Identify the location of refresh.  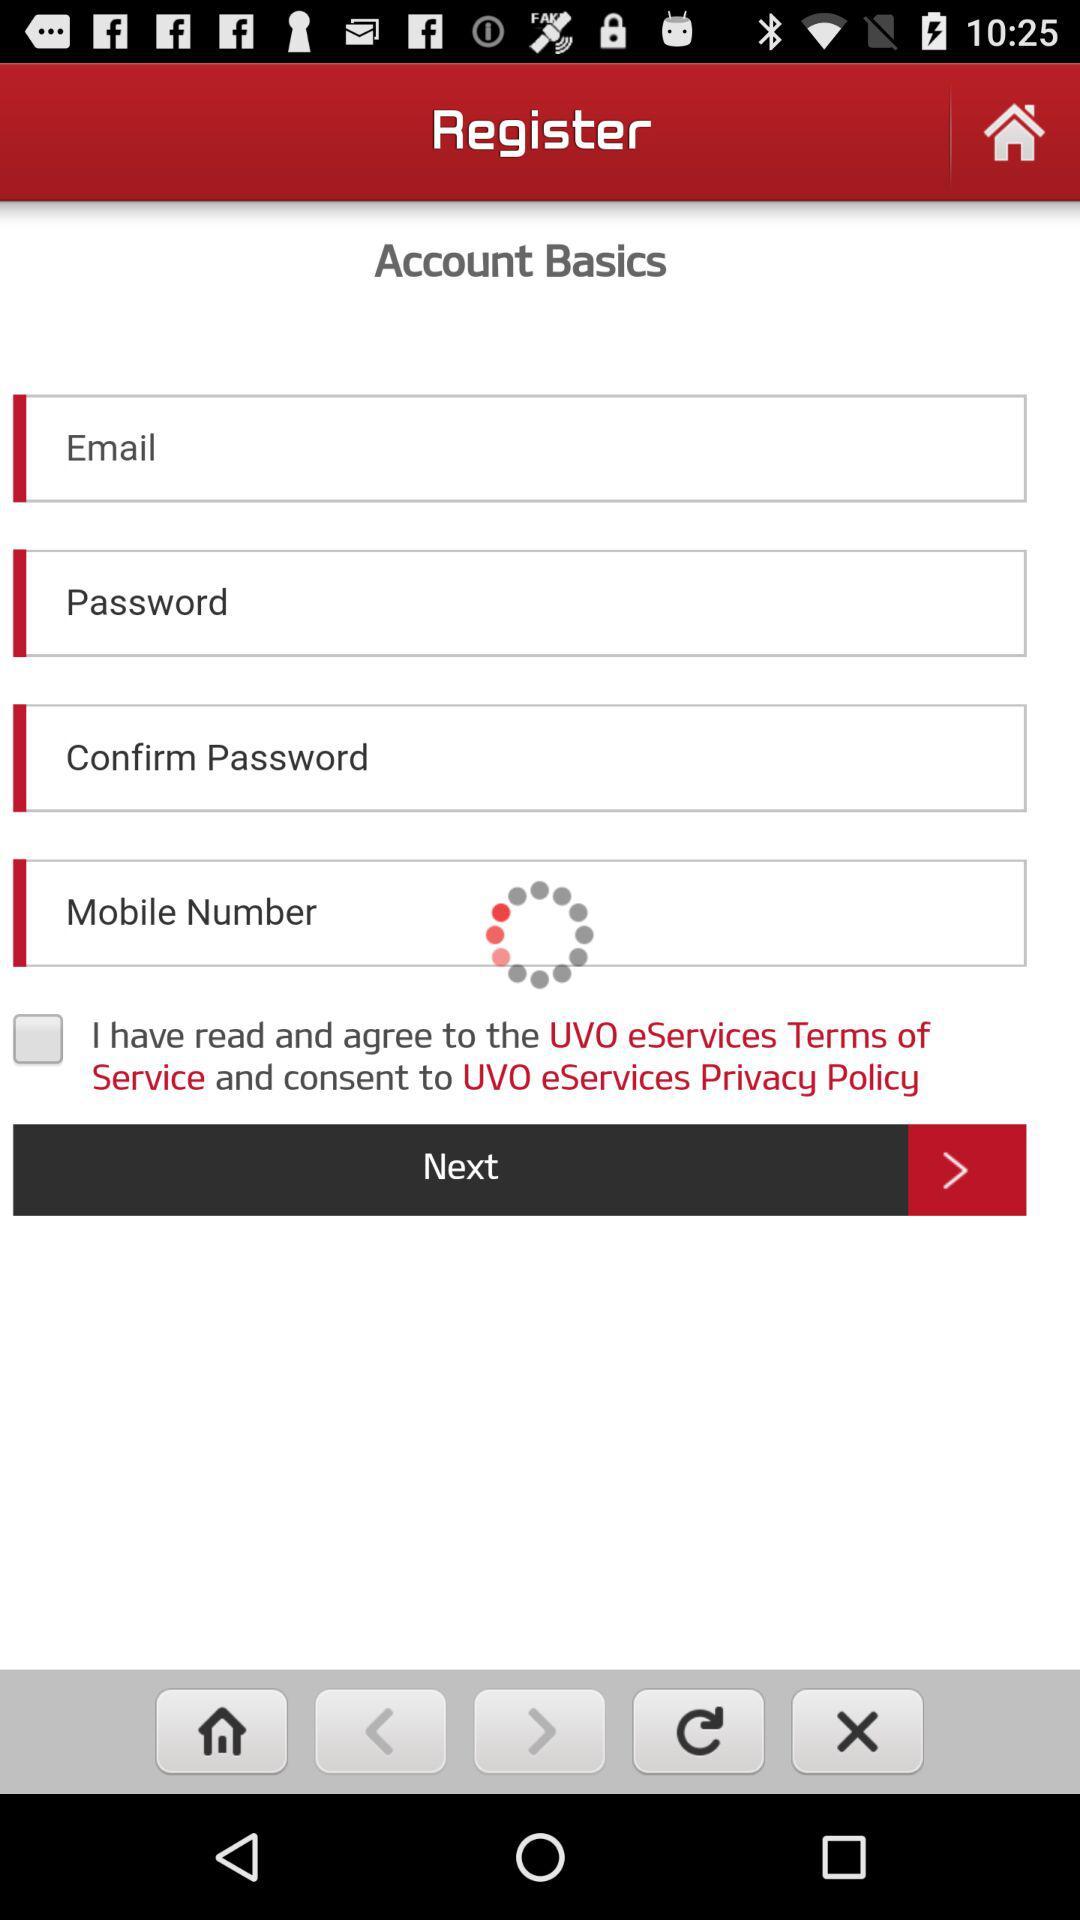
(697, 1730).